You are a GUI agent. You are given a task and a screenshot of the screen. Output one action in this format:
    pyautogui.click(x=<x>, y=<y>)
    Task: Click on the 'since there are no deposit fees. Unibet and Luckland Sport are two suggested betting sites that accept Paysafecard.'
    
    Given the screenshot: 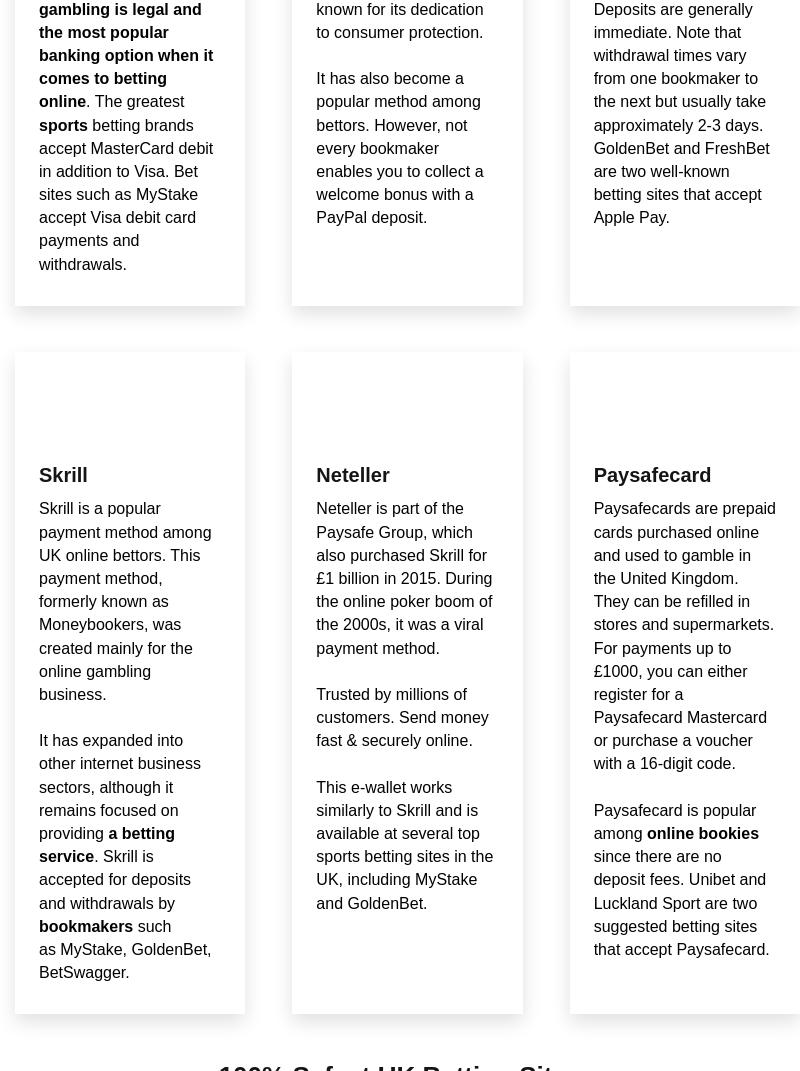 What is the action you would take?
    pyautogui.click(x=681, y=902)
    